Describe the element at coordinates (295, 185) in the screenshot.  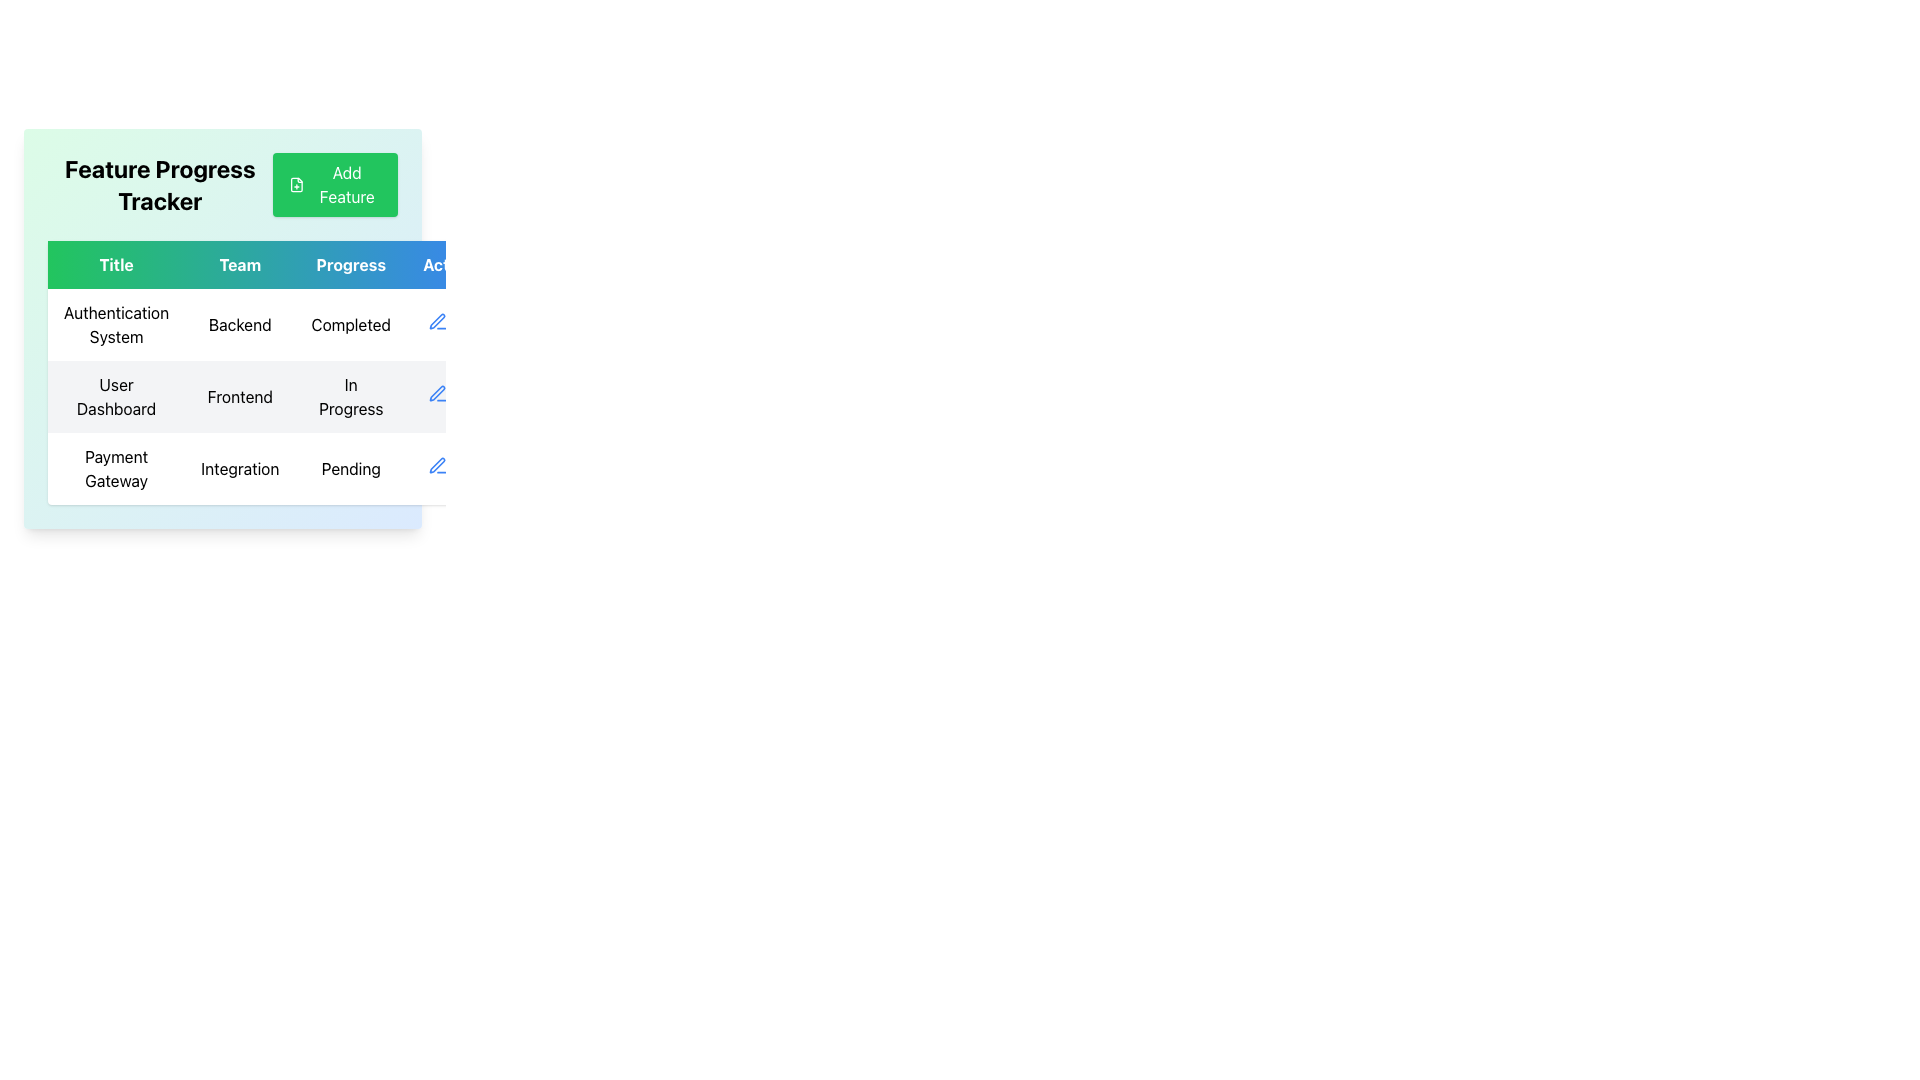
I see `the green 'Add Feature' icon with a document and a plus sign to potentially trigger a tooltip or visual feedback` at that location.